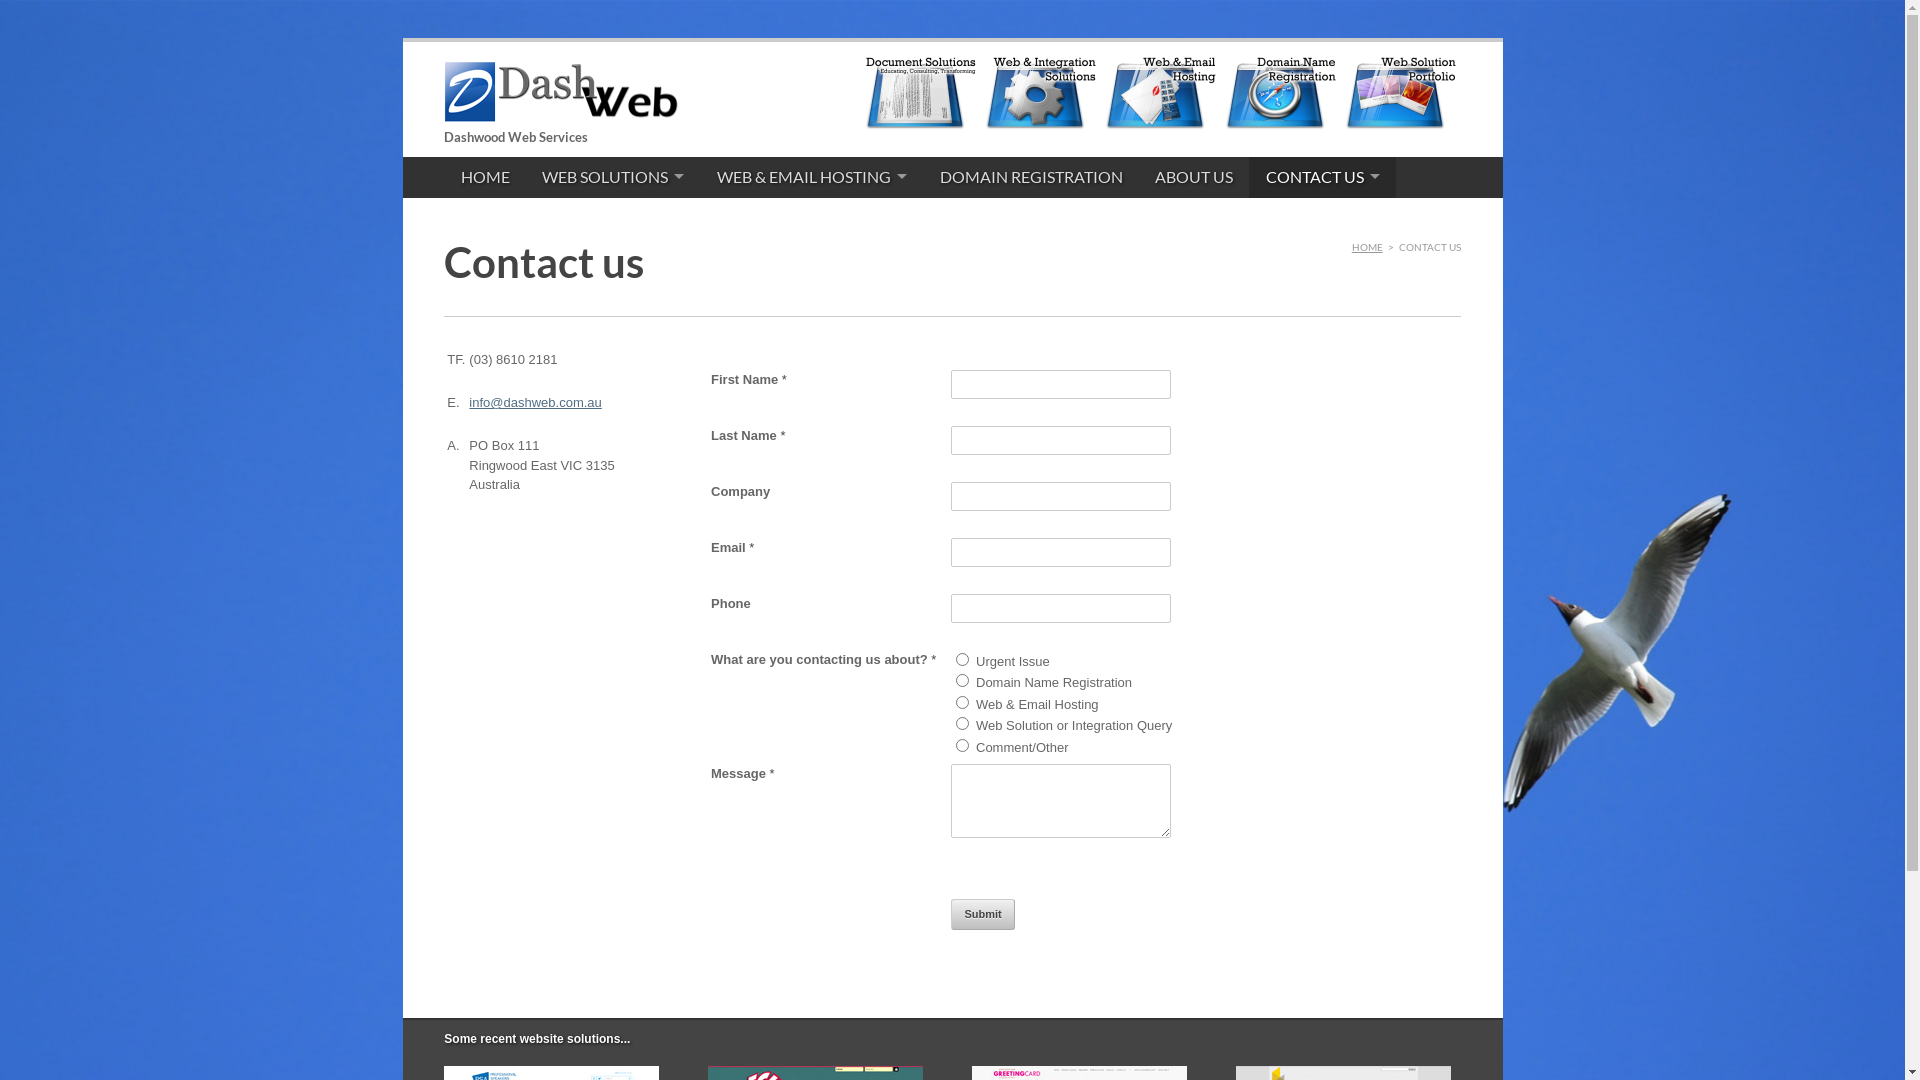 The height and width of the screenshot is (1080, 1920). I want to click on 'ABOUT US', so click(1138, 176).